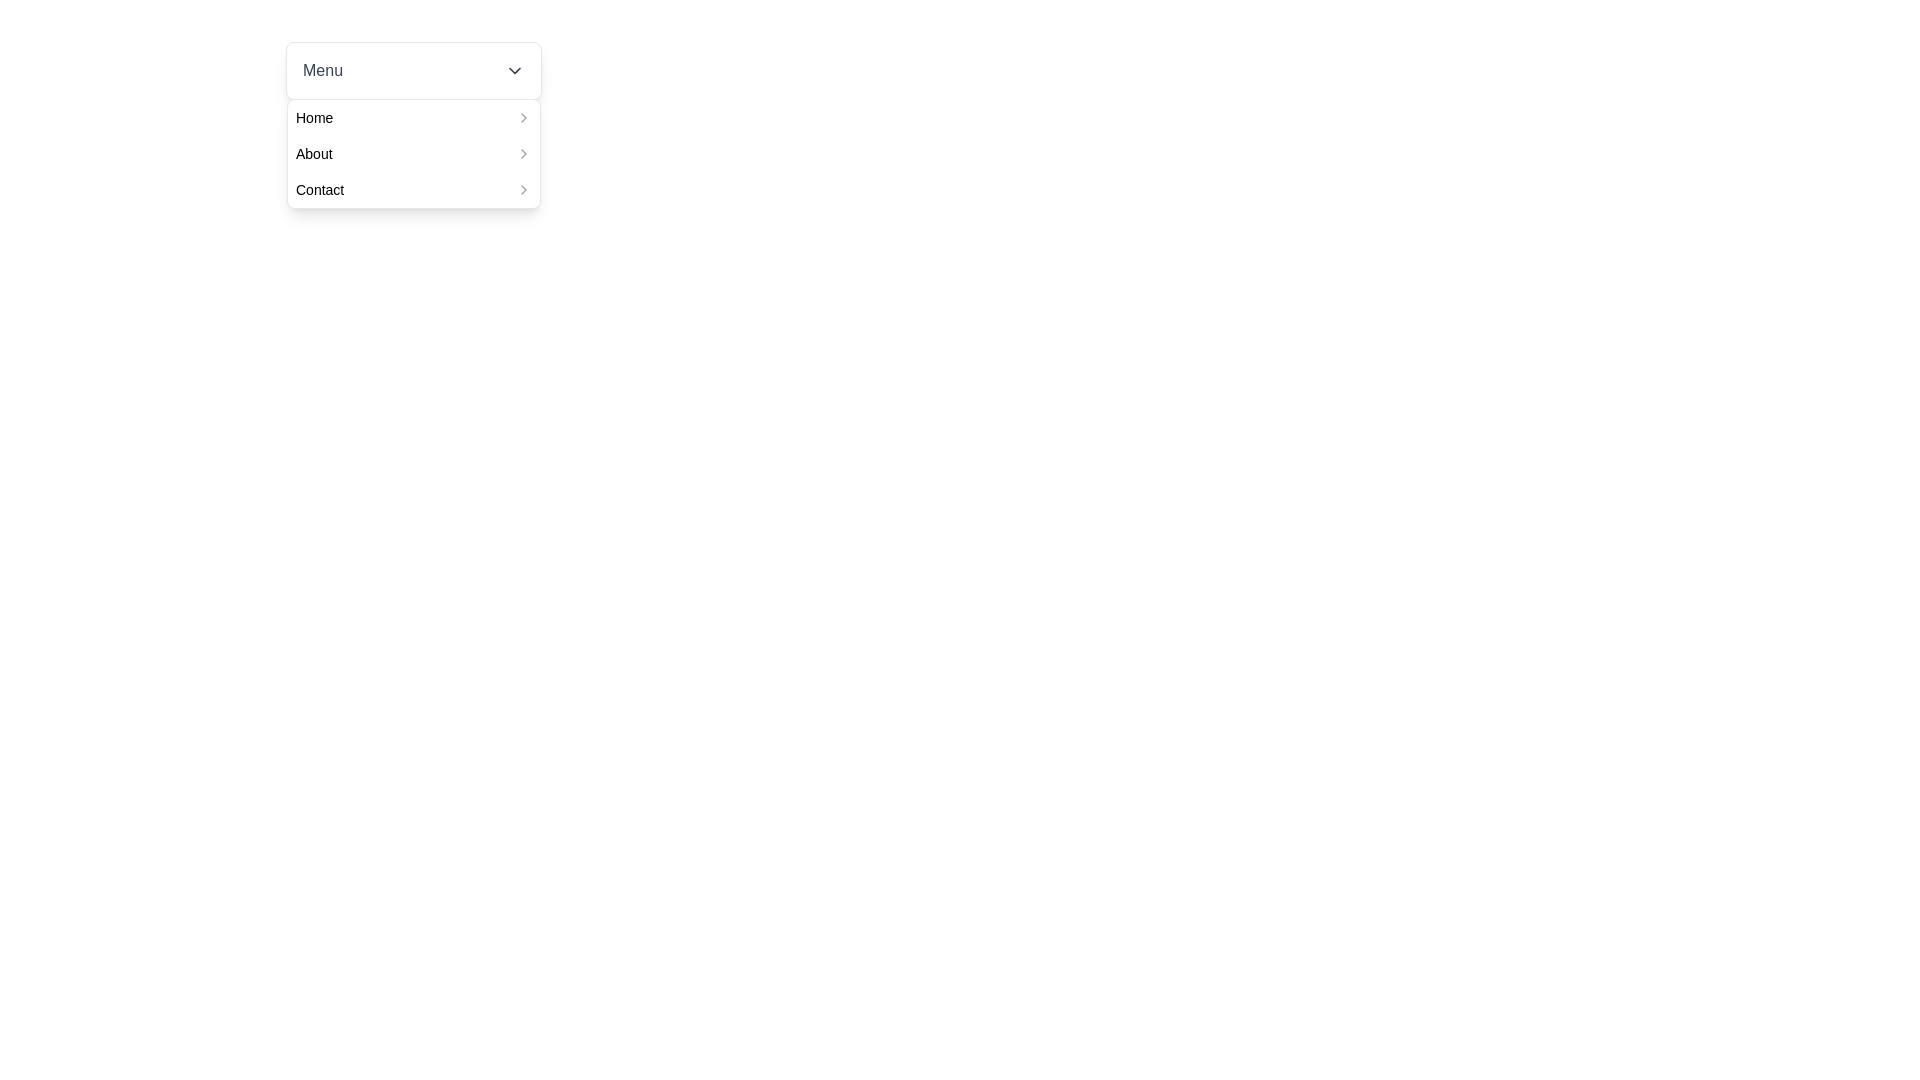 This screenshot has width=1920, height=1080. I want to click on an option from the dropdown menu located at the upper-left corner of the viewport by clicking on it to navigate to a section, so click(412, 69).